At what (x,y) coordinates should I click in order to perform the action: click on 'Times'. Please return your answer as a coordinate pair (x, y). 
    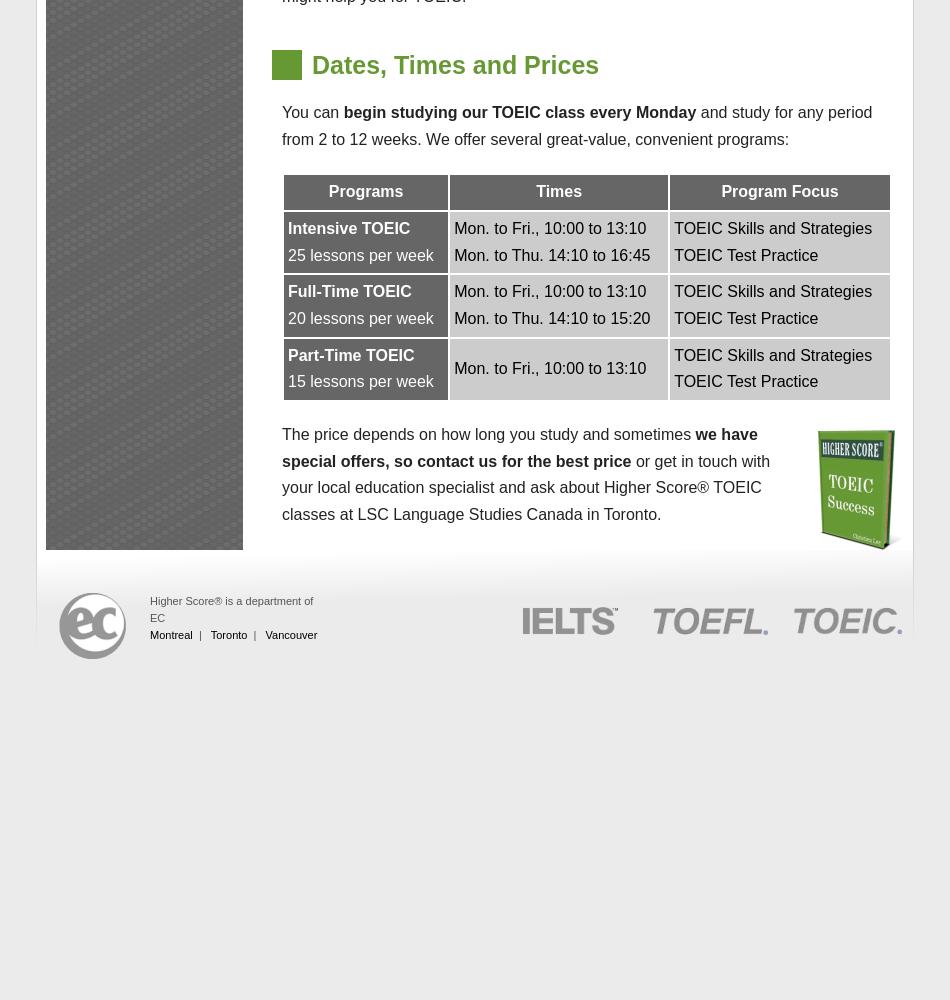
    Looking at the image, I should click on (558, 190).